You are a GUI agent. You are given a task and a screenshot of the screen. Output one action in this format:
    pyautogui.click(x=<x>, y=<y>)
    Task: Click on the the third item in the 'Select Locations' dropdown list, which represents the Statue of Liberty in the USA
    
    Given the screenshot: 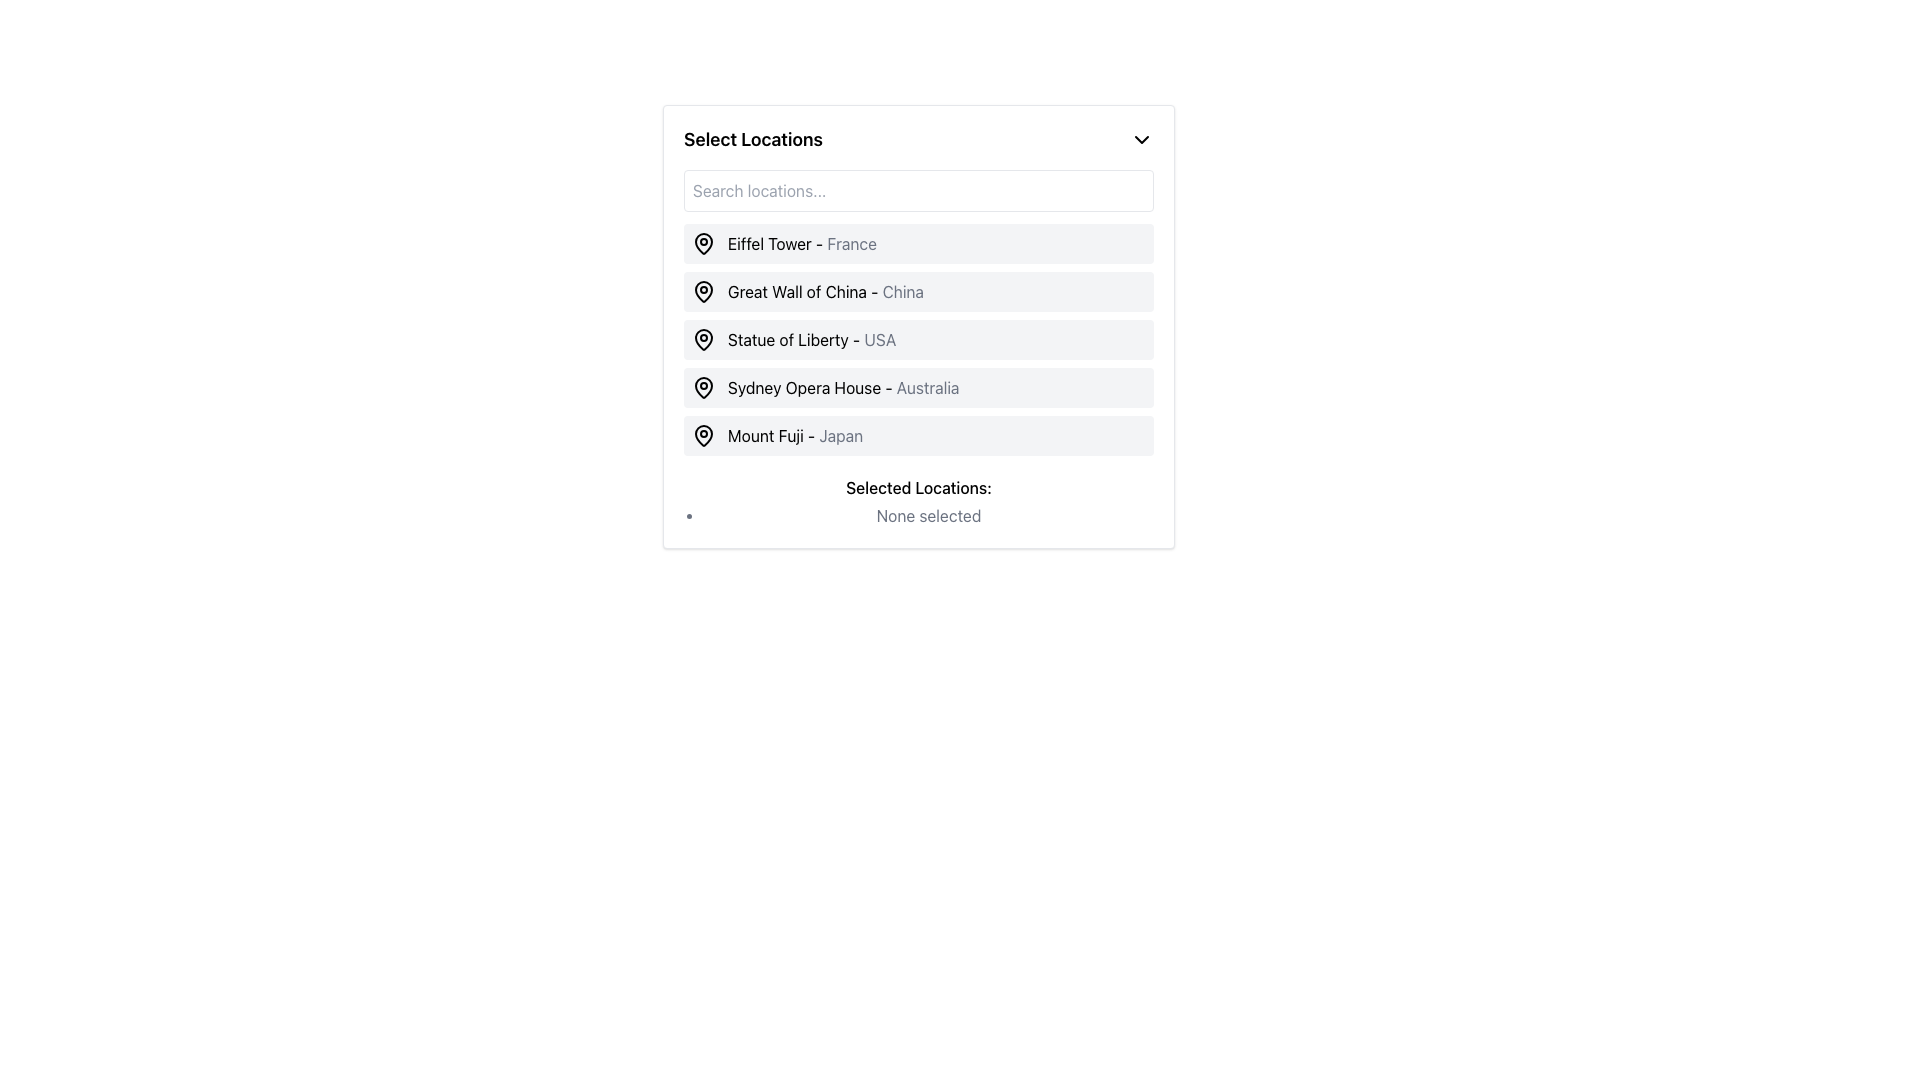 What is the action you would take?
    pyautogui.click(x=793, y=338)
    